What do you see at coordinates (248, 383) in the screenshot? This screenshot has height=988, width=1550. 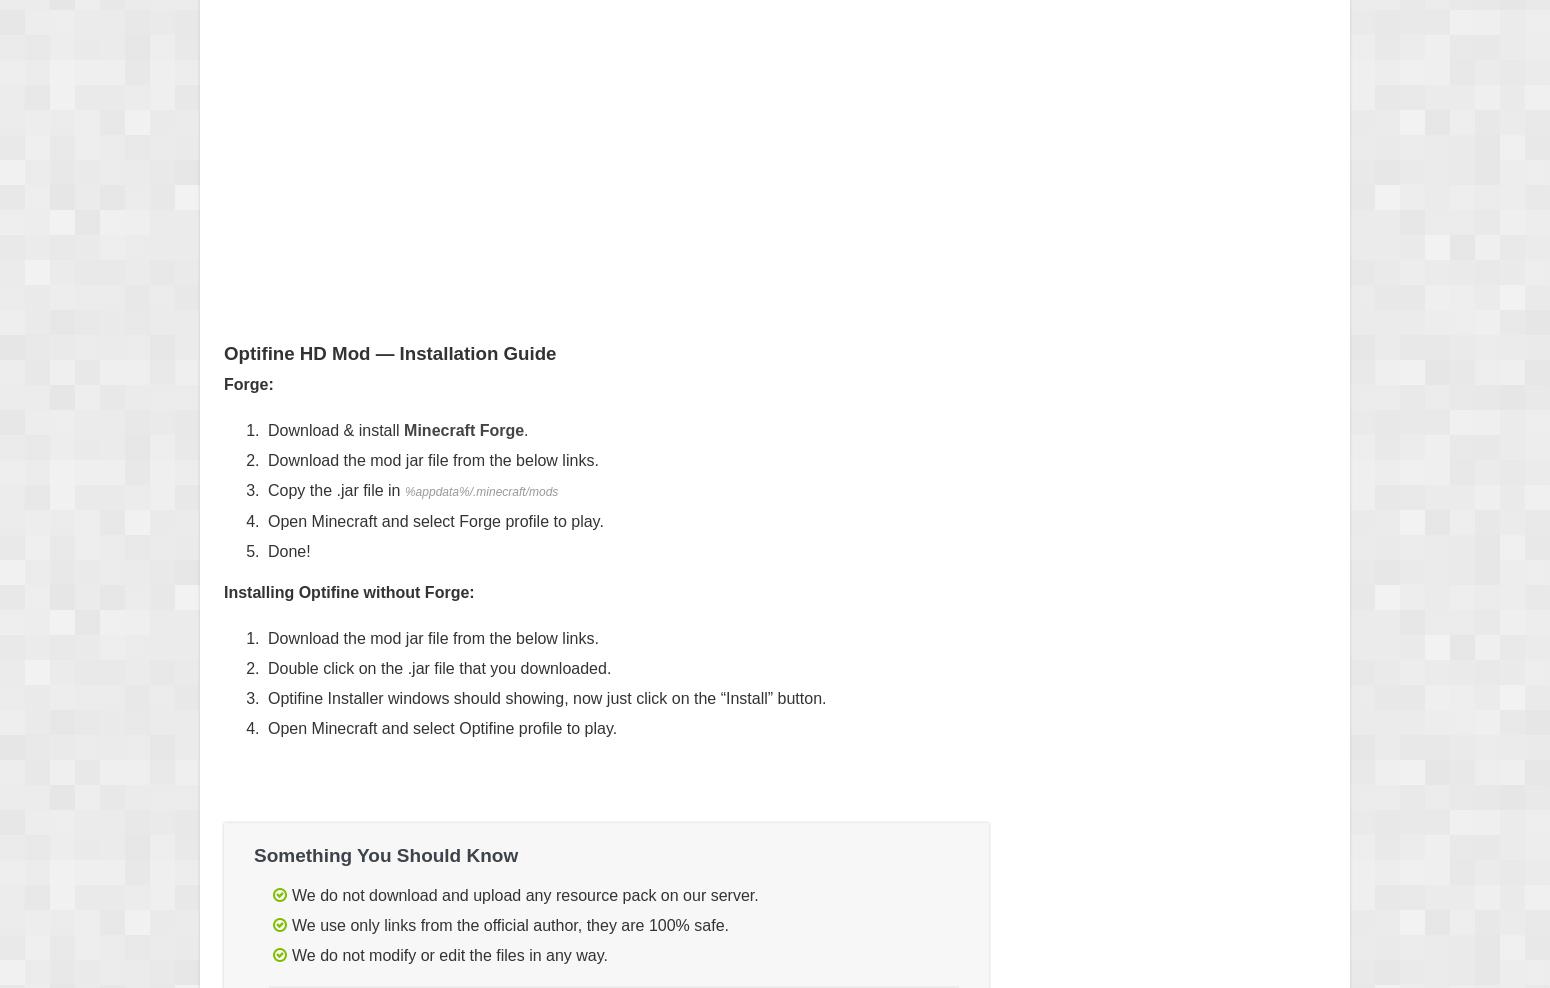 I see `'Forge:'` at bounding box center [248, 383].